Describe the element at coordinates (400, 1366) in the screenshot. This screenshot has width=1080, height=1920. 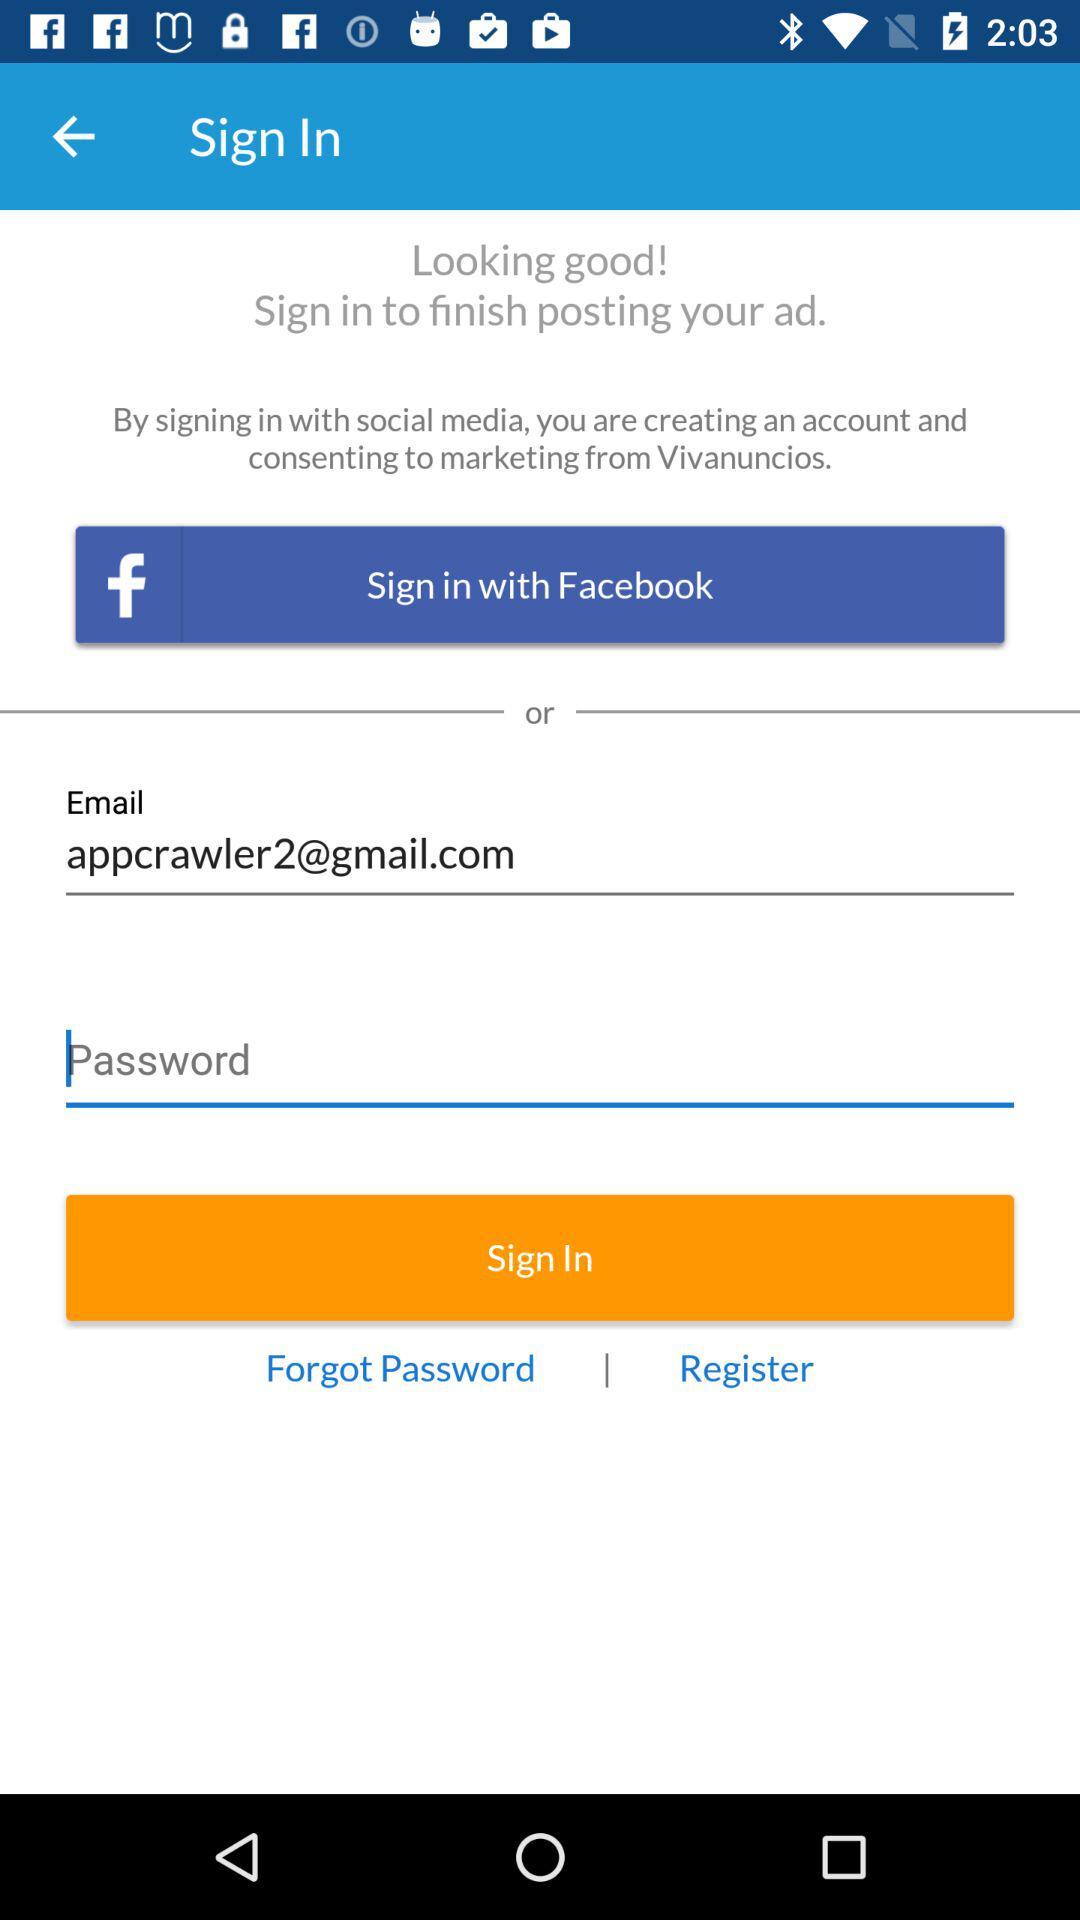
I see `the item next to the | item` at that location.